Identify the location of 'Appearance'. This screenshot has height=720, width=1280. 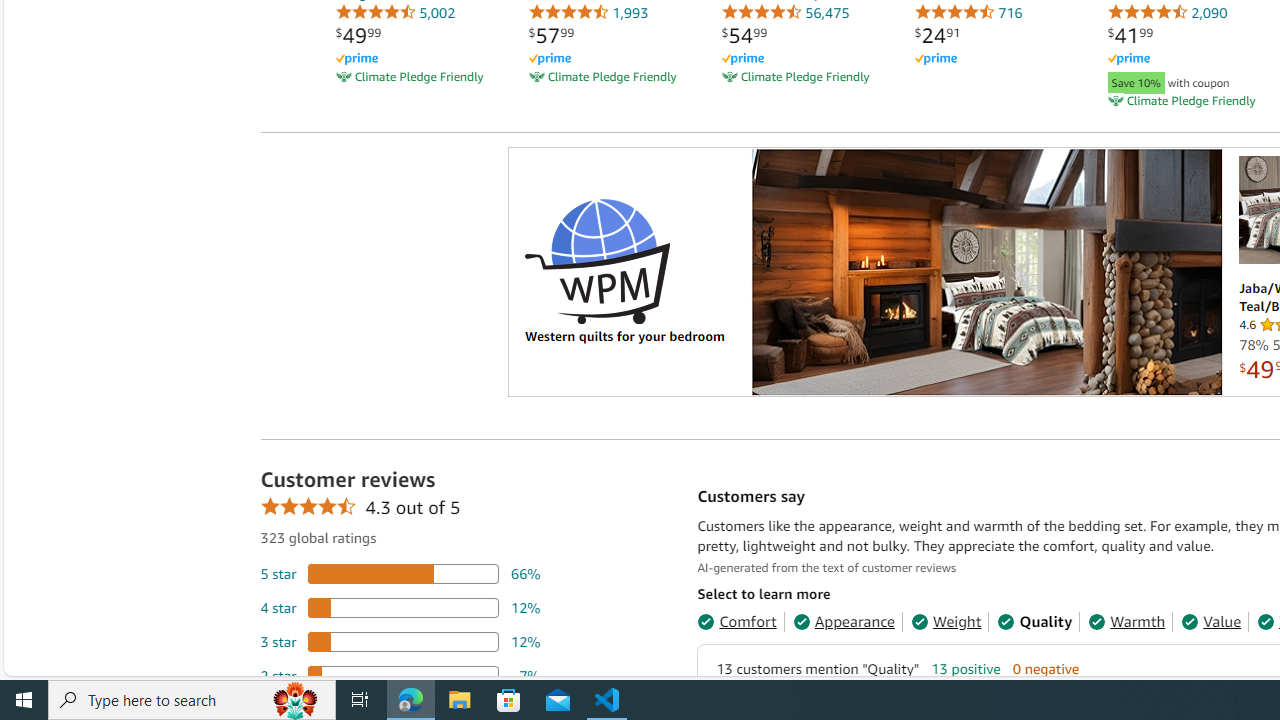
(843, 620).